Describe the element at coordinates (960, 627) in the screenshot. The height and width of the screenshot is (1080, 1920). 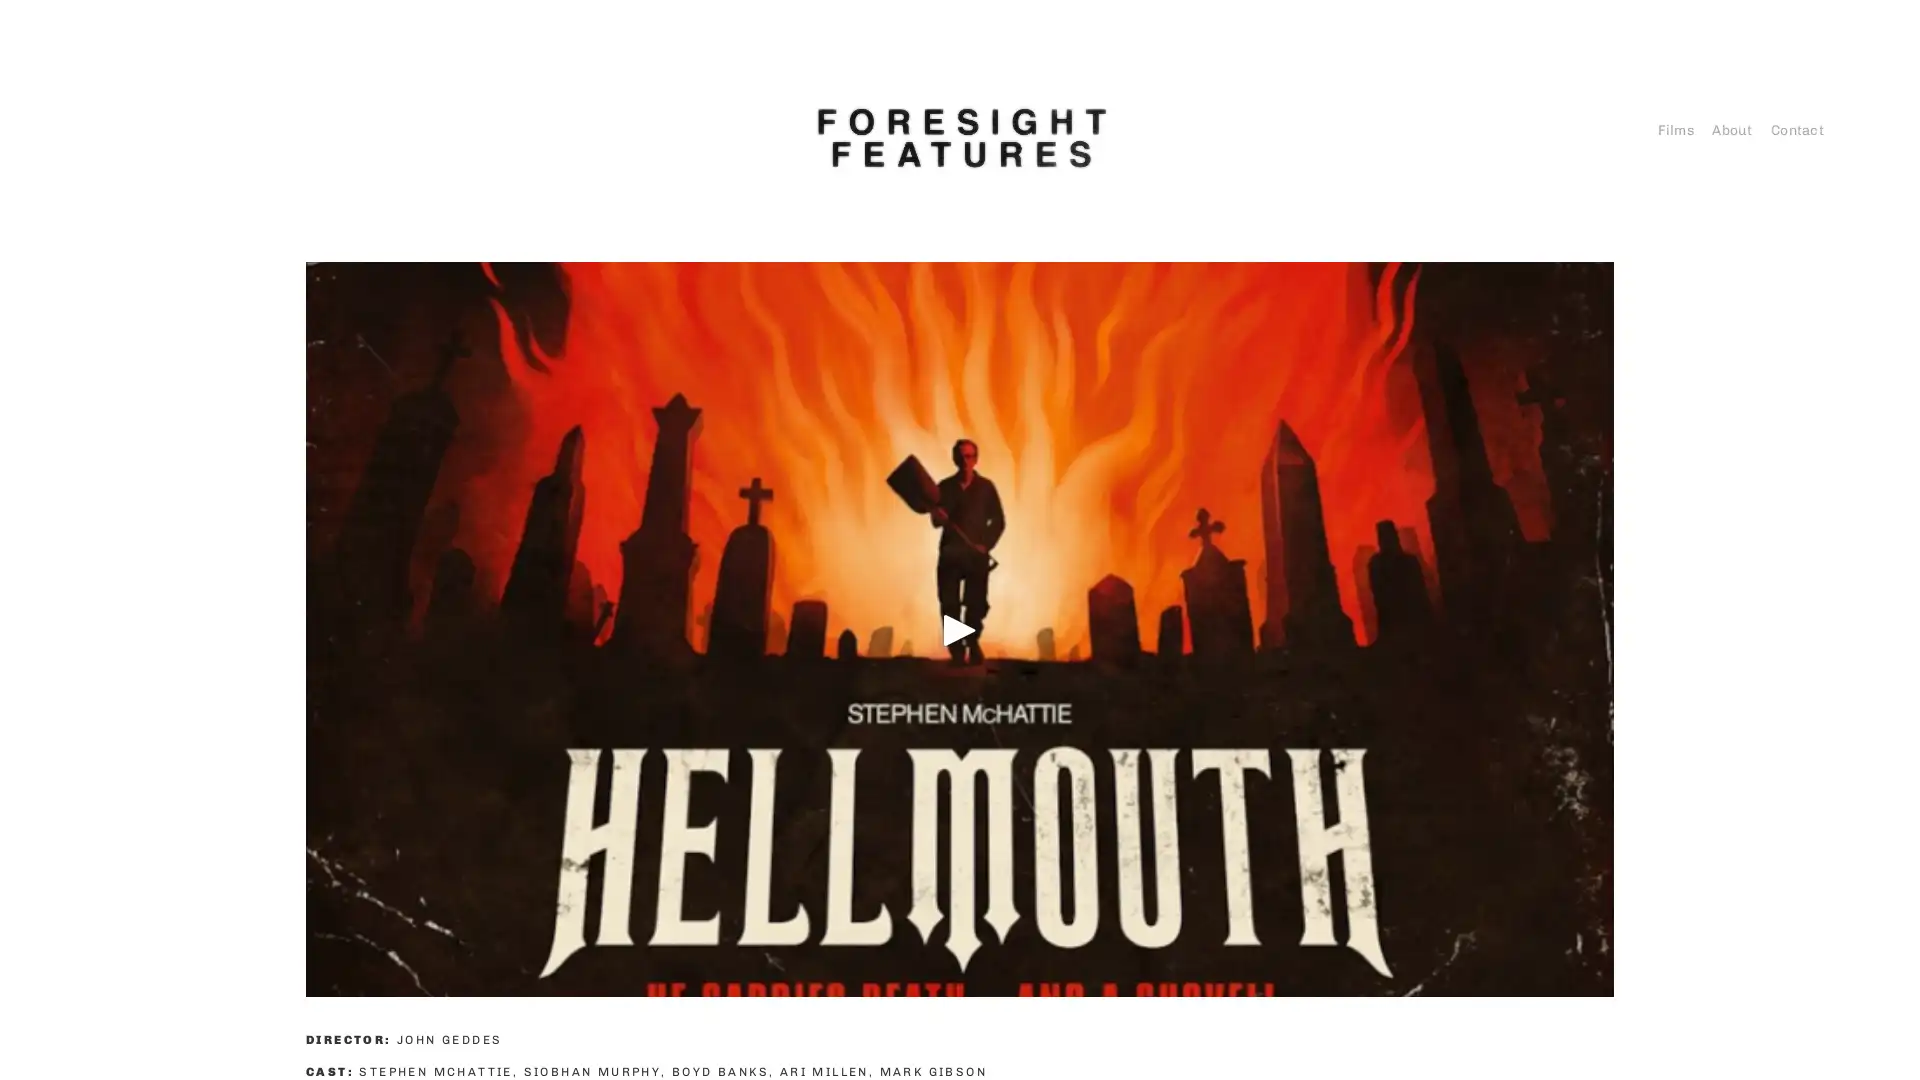
I see `Play` at that location.